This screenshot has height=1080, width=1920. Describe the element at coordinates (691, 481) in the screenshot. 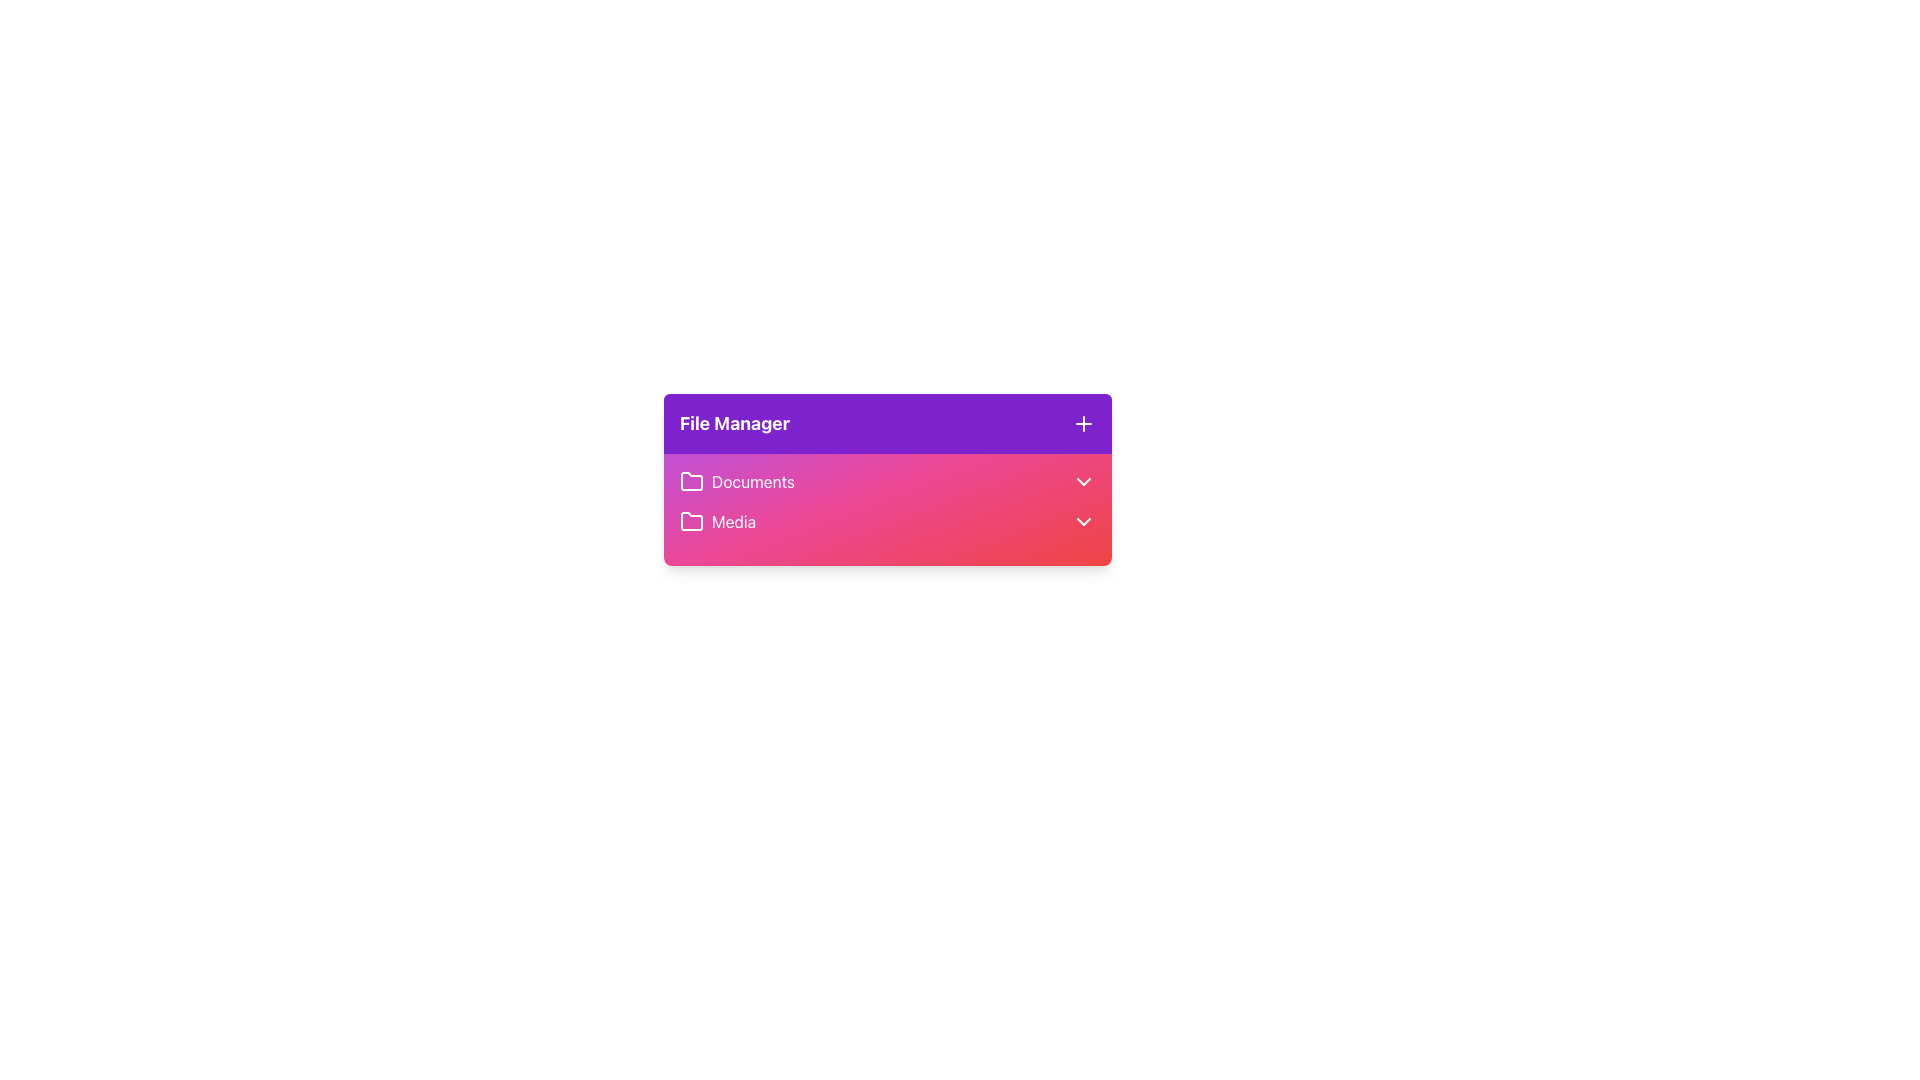

I see `the pink folder icon representing the 'Documents' section` at that location.